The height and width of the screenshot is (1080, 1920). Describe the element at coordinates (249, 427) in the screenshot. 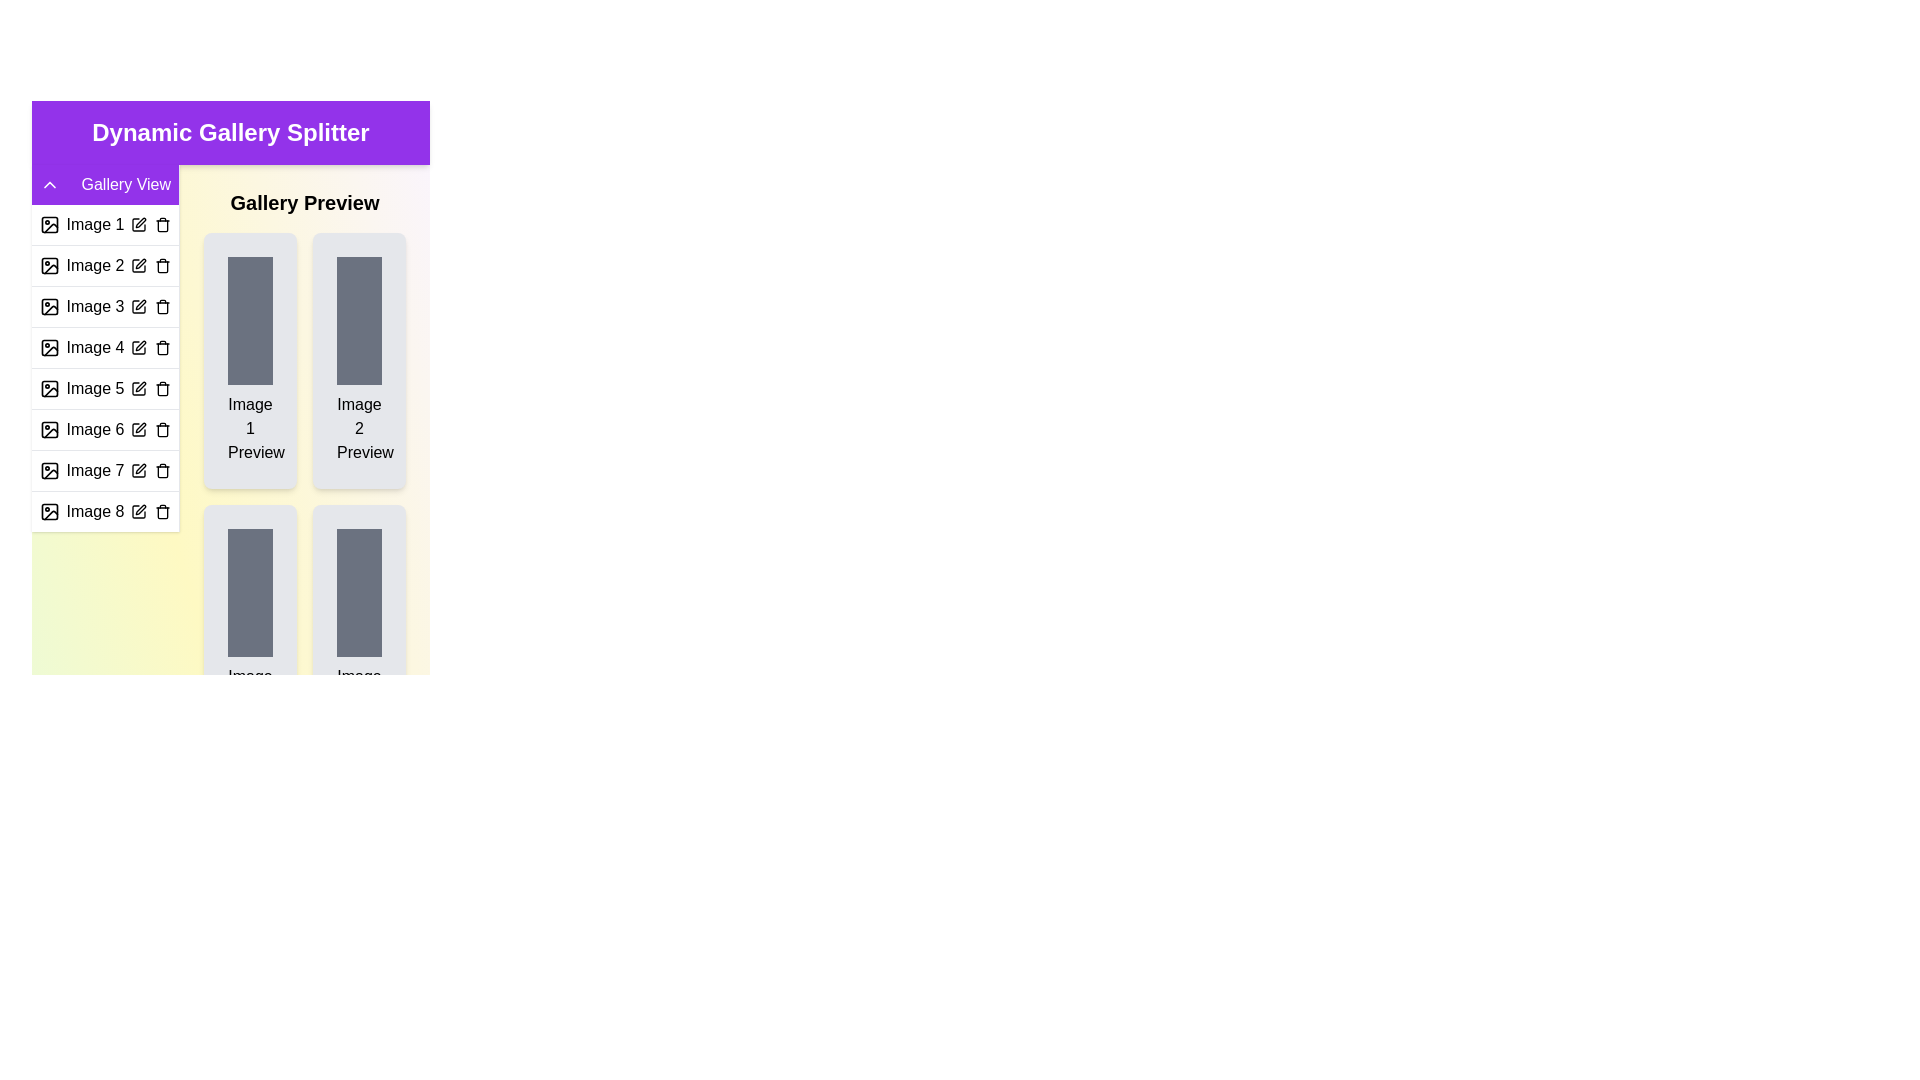

I see `the text label element reading 'Image 1 Preview' that is positioned below a gray placeholder image in the Gallery Preview panel` at that location.